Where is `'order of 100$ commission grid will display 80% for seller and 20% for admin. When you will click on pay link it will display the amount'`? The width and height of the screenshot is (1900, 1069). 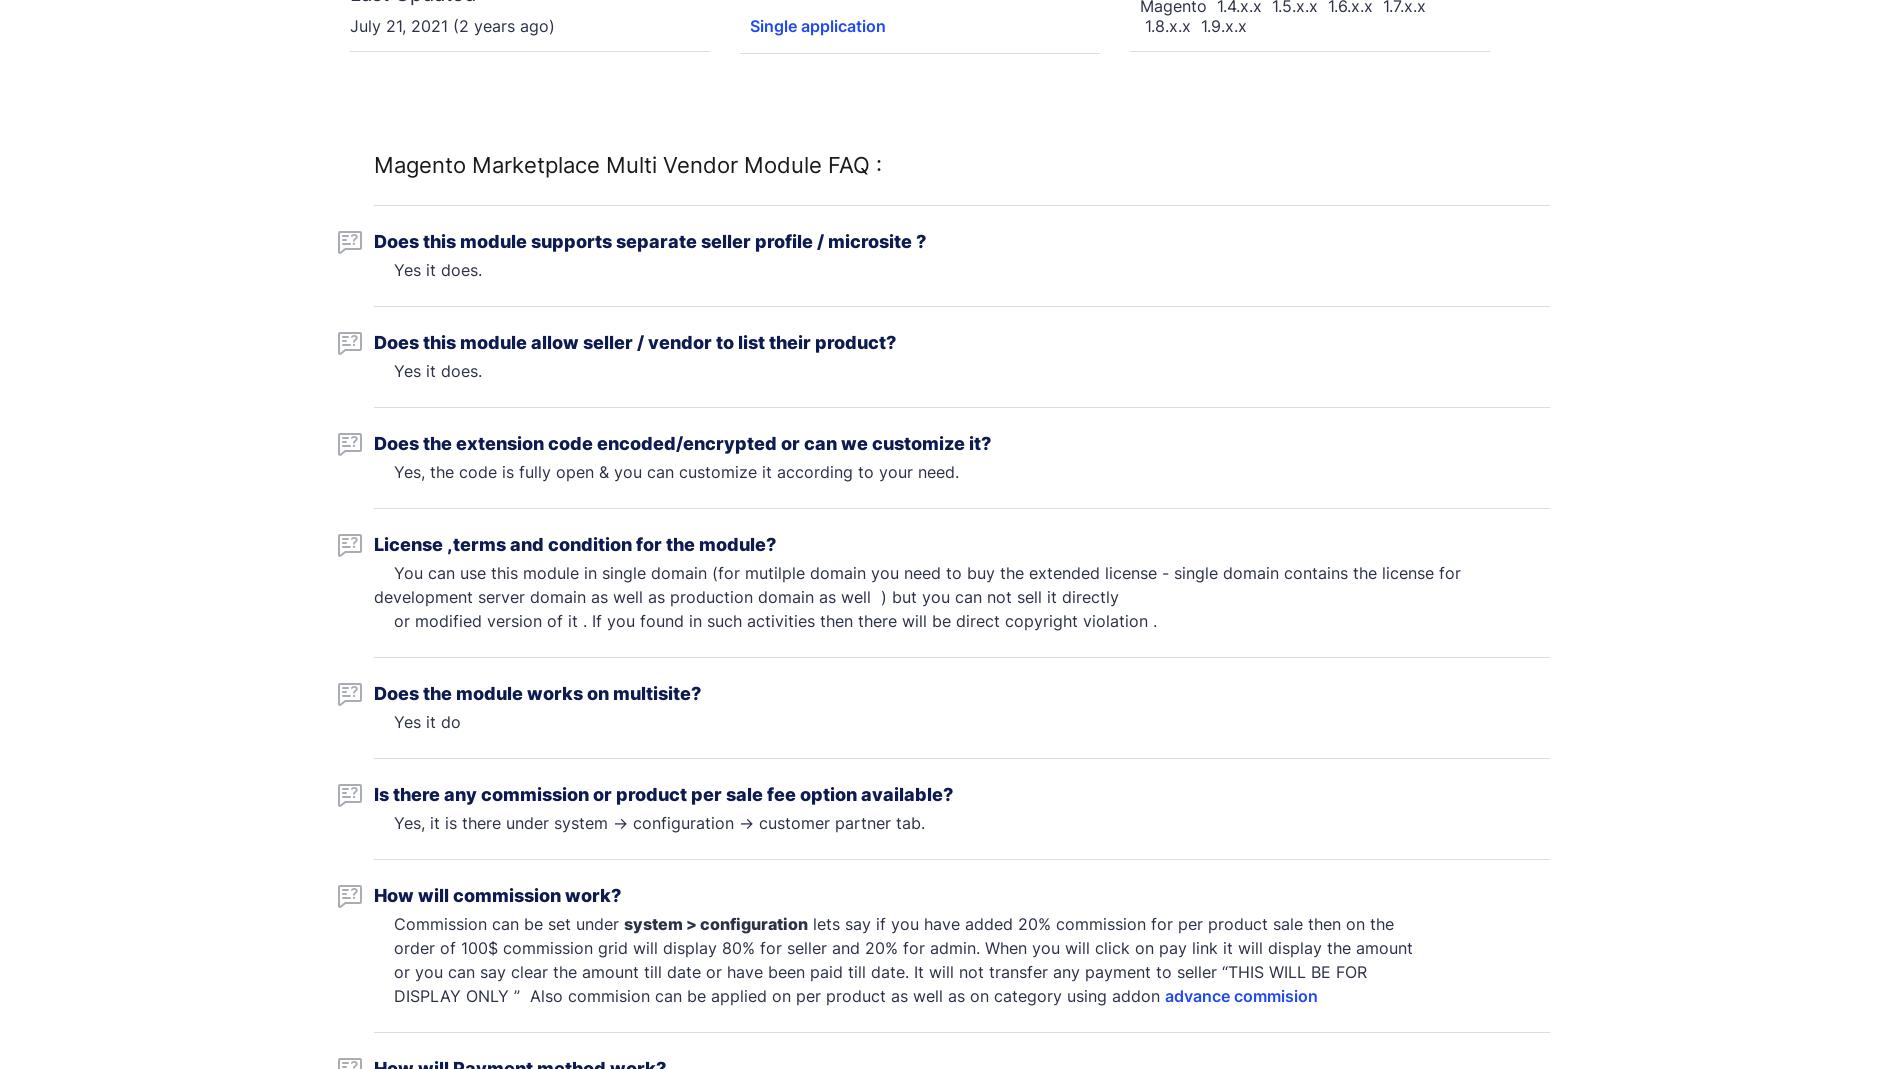
'order of 100$ commission grid will display 80% for seller and 20% for admin. When you will click on pay link it will display the amount' is located at coordinates (892, 946).